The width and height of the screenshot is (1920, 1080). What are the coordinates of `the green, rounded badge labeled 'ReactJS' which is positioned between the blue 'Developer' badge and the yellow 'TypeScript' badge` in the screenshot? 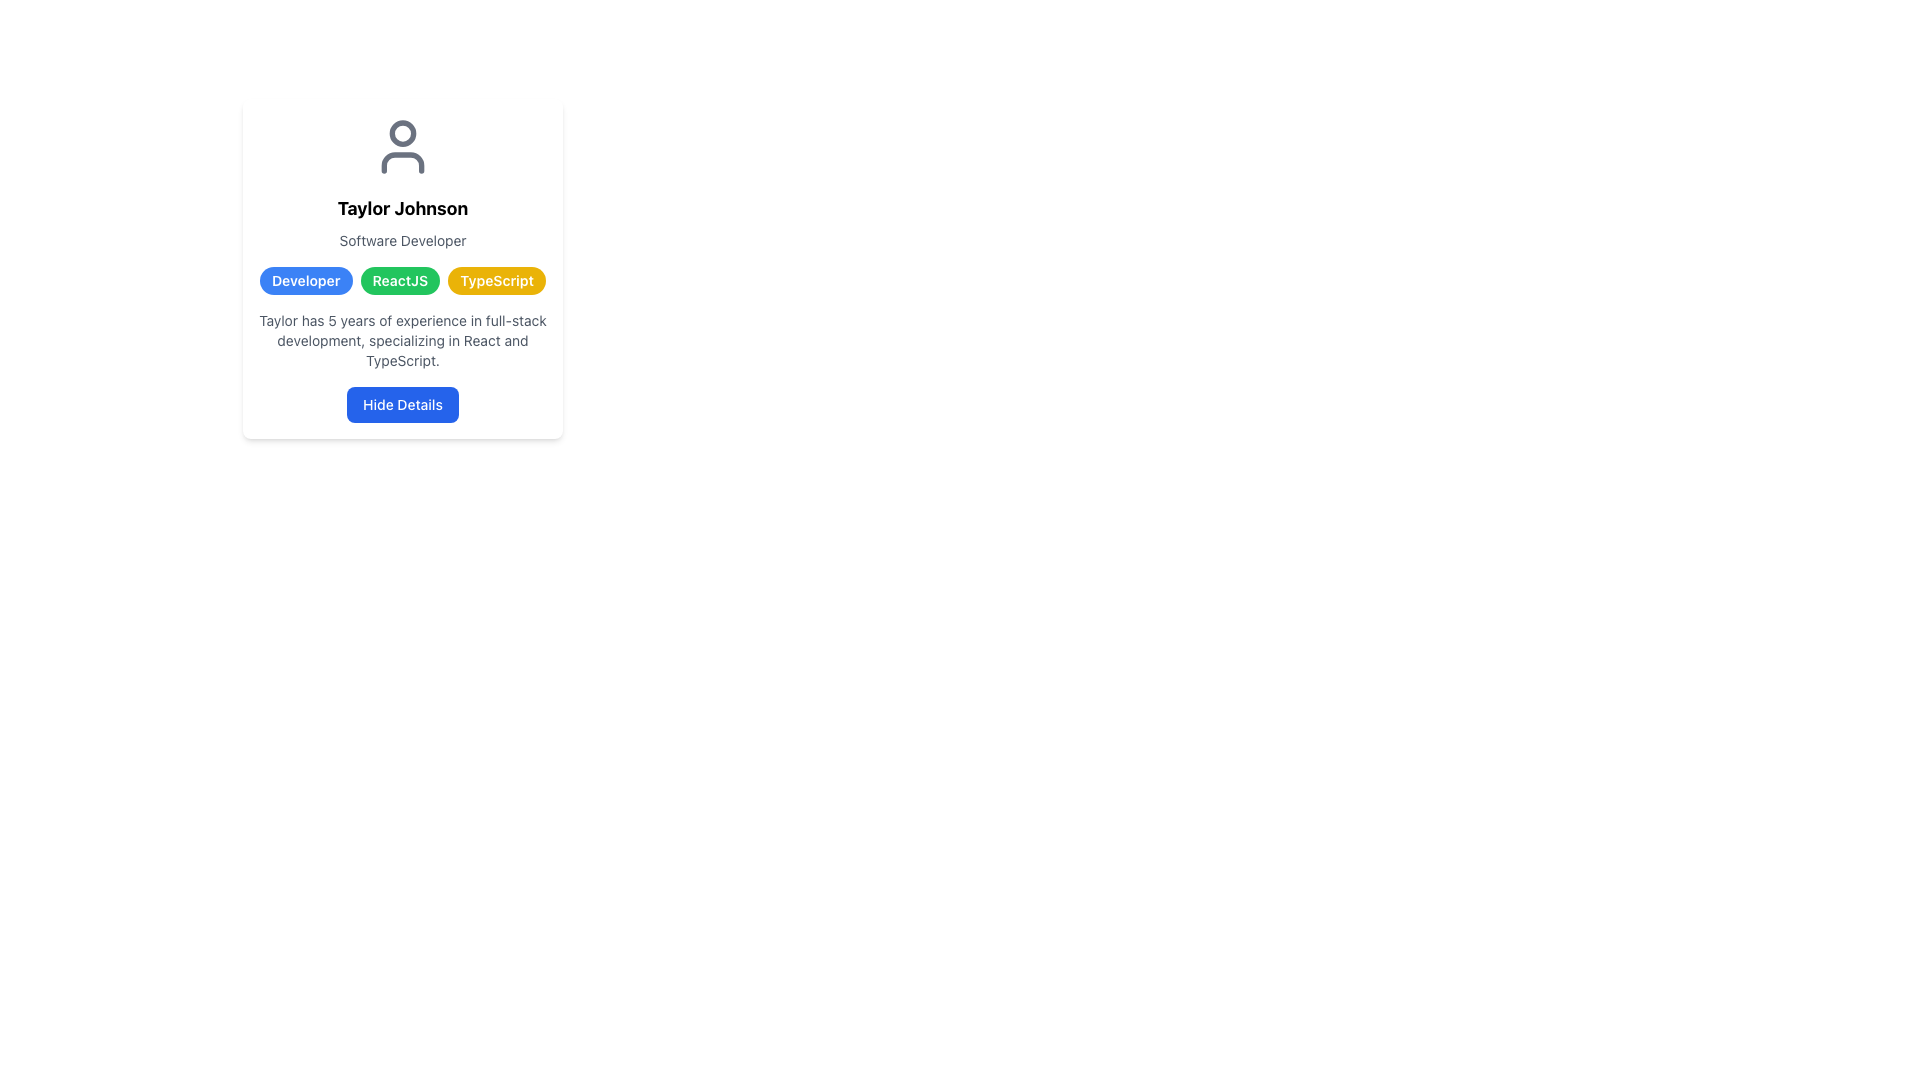 It's located at (400, 281).